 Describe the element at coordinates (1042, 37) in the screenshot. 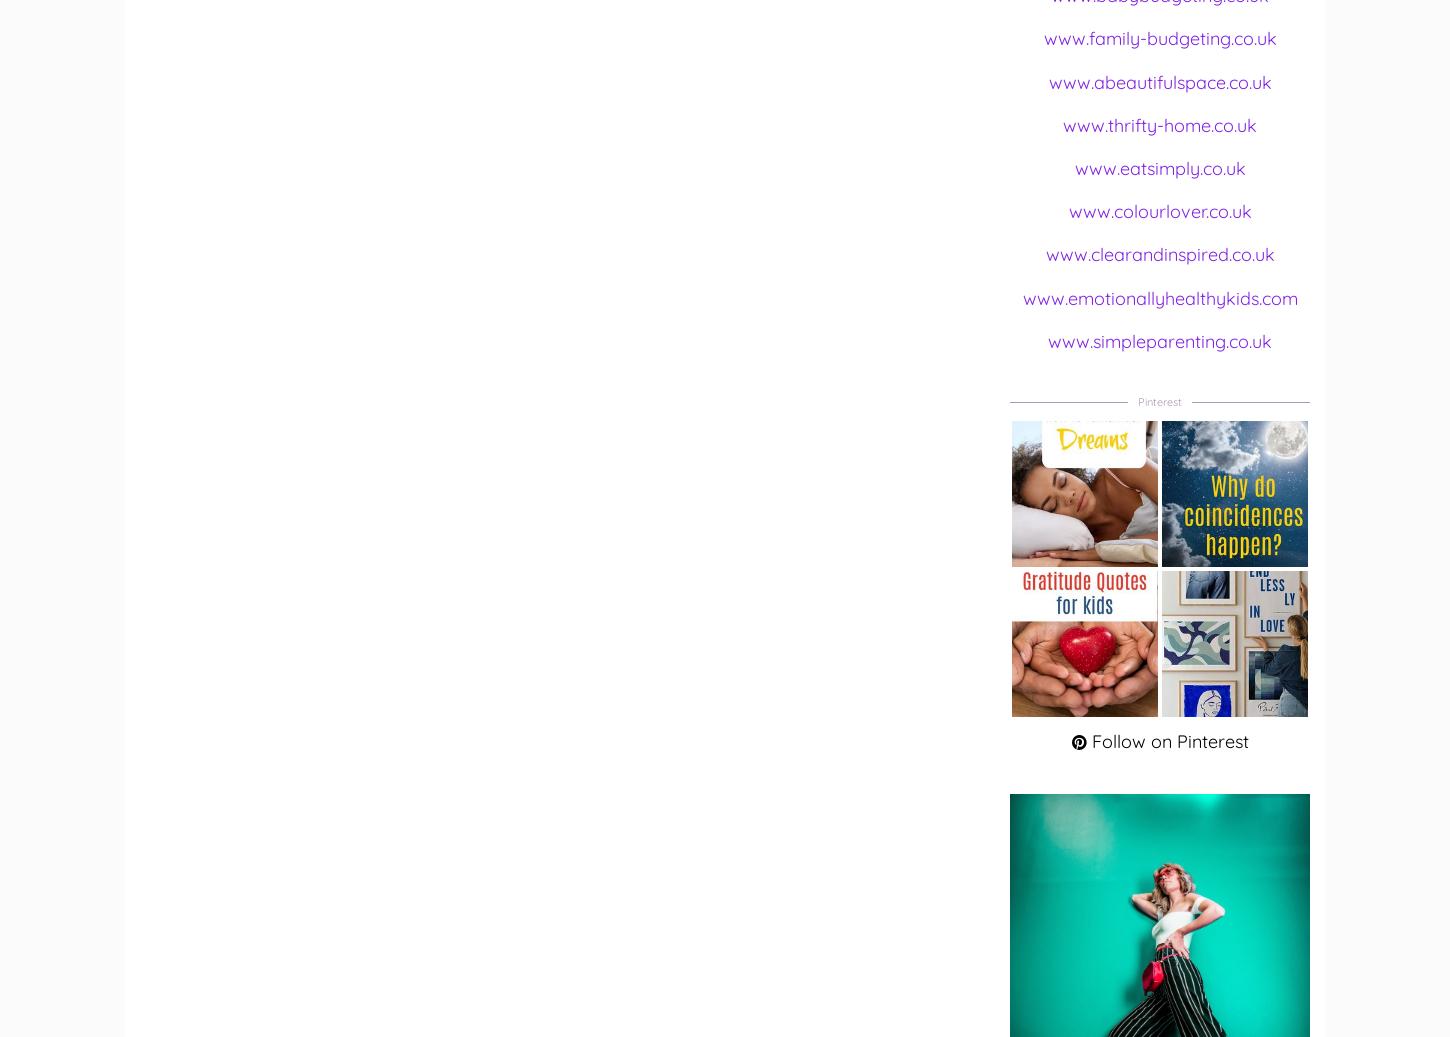

I see `'www.family-budgeting.co.uk'` at that location.